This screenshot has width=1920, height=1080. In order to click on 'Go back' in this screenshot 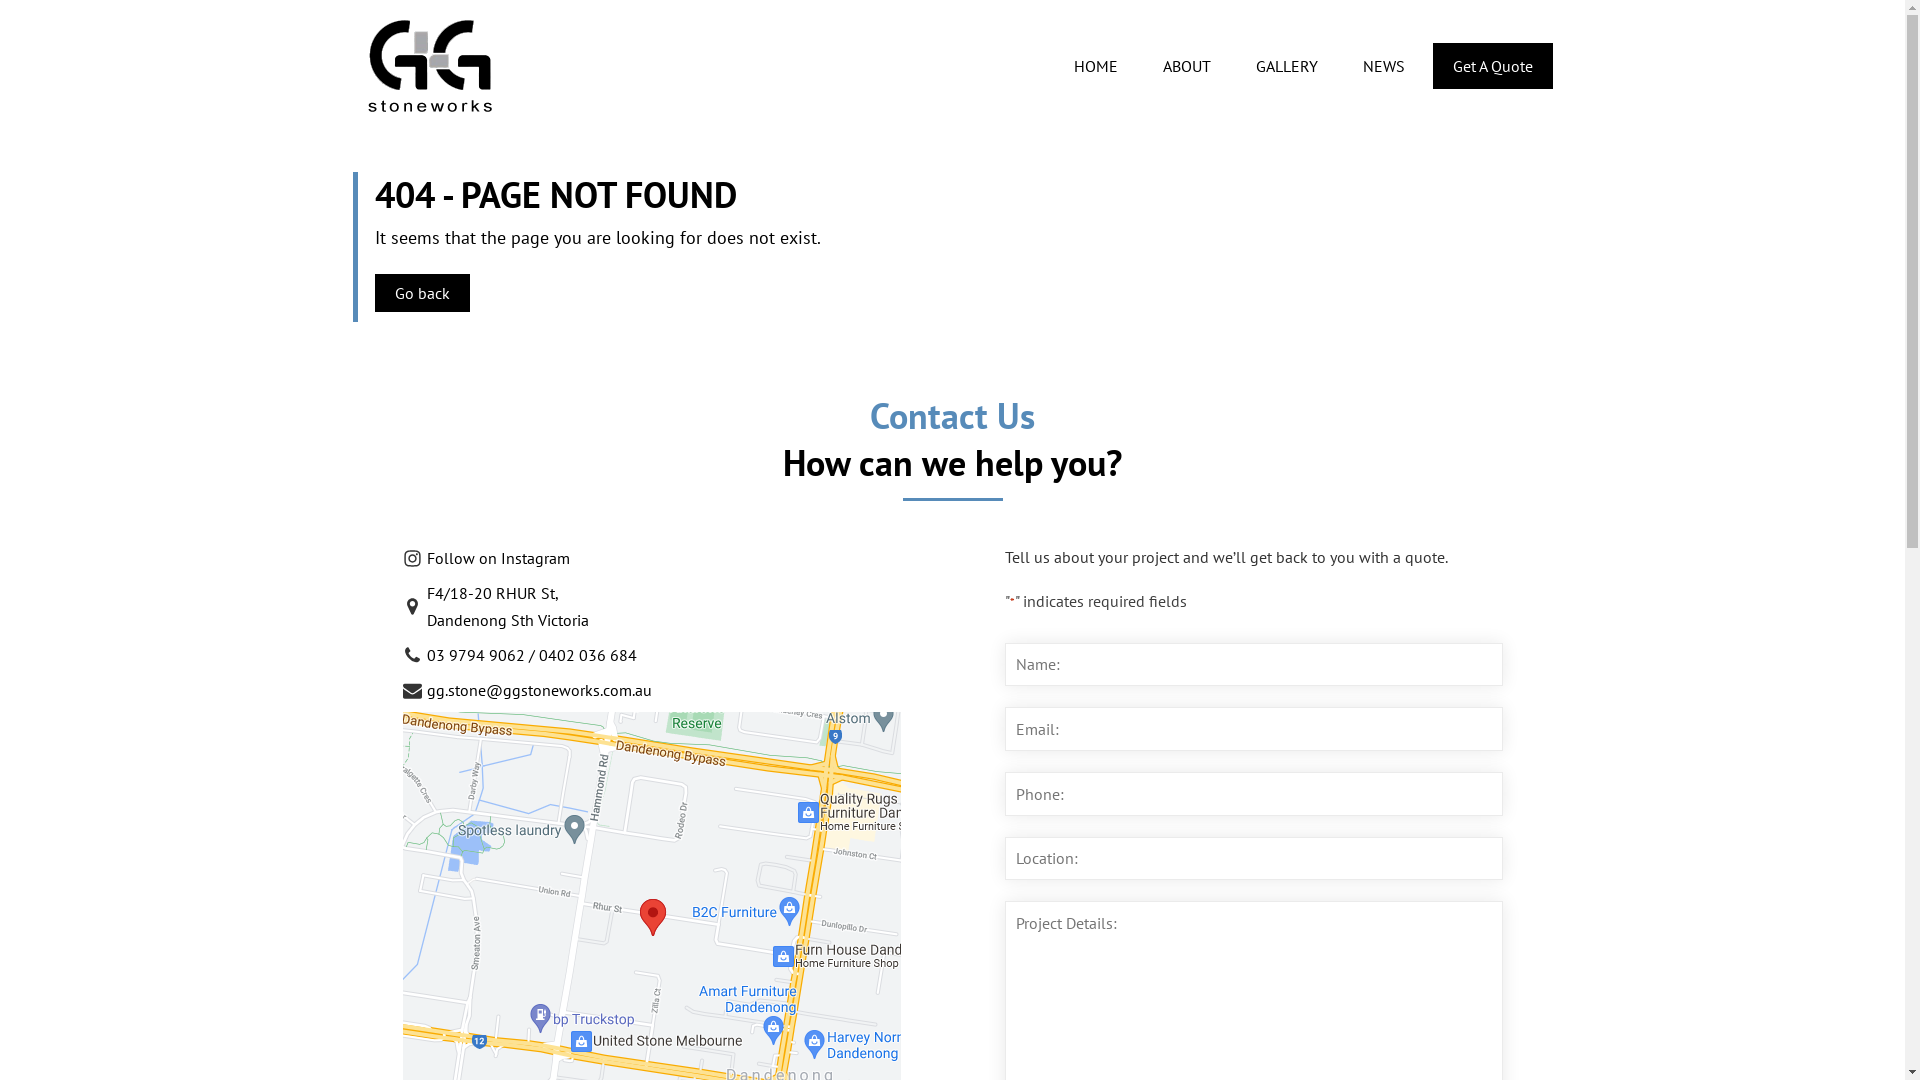, I will do `click(420, 293)`.